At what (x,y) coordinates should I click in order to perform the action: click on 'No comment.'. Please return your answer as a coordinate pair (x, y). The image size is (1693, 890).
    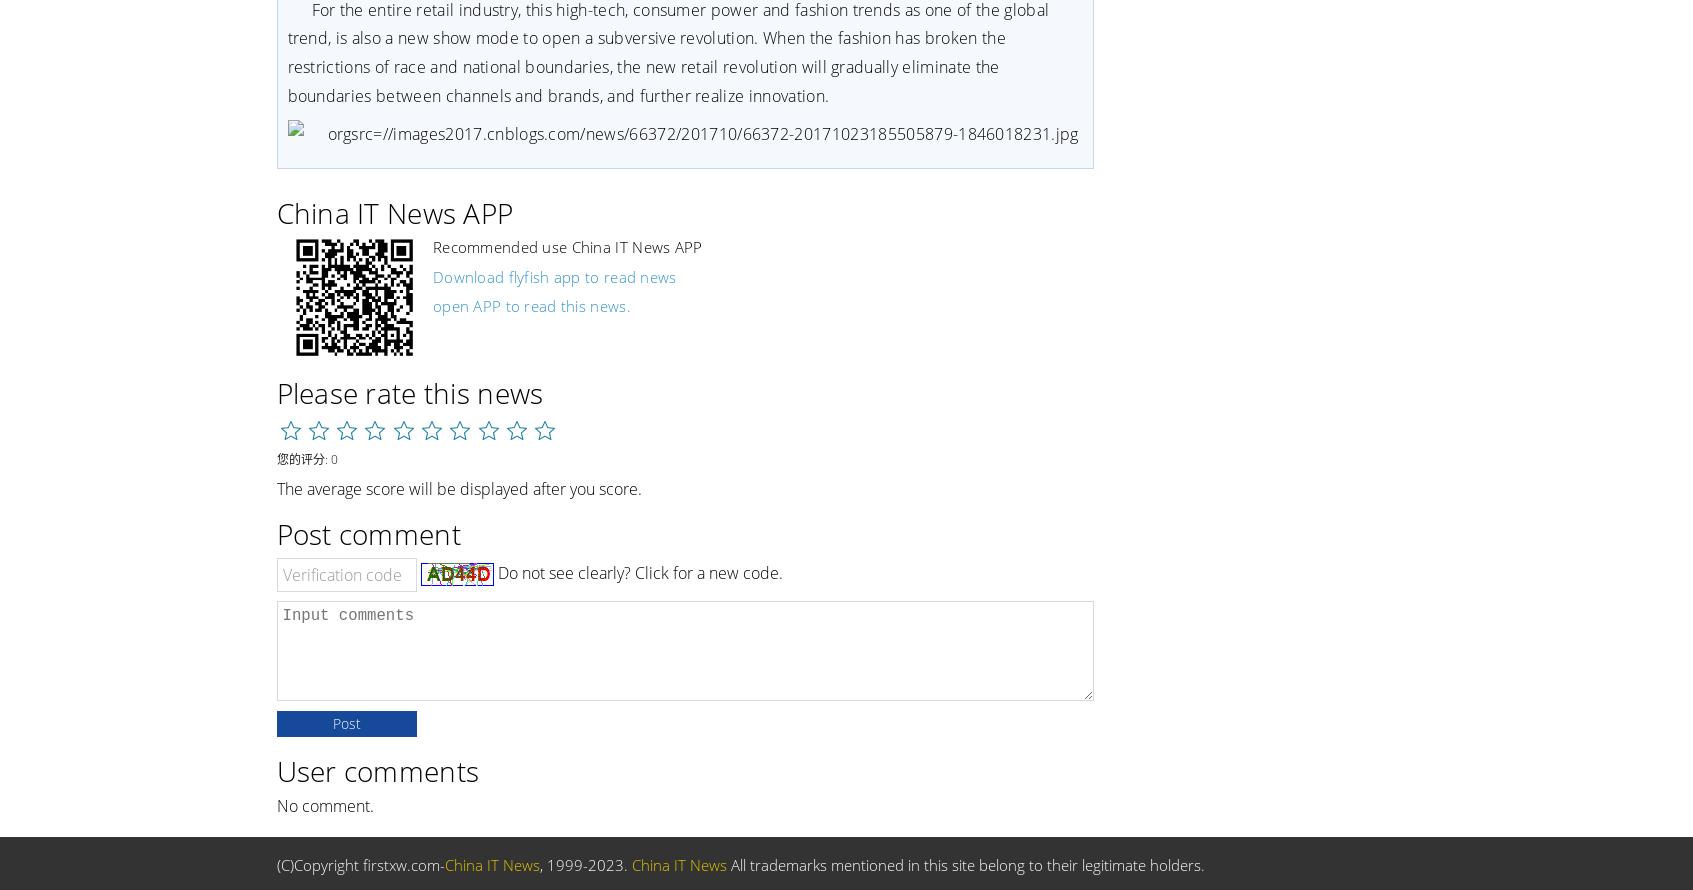
    Looking at the image, I should click on (323, 805).